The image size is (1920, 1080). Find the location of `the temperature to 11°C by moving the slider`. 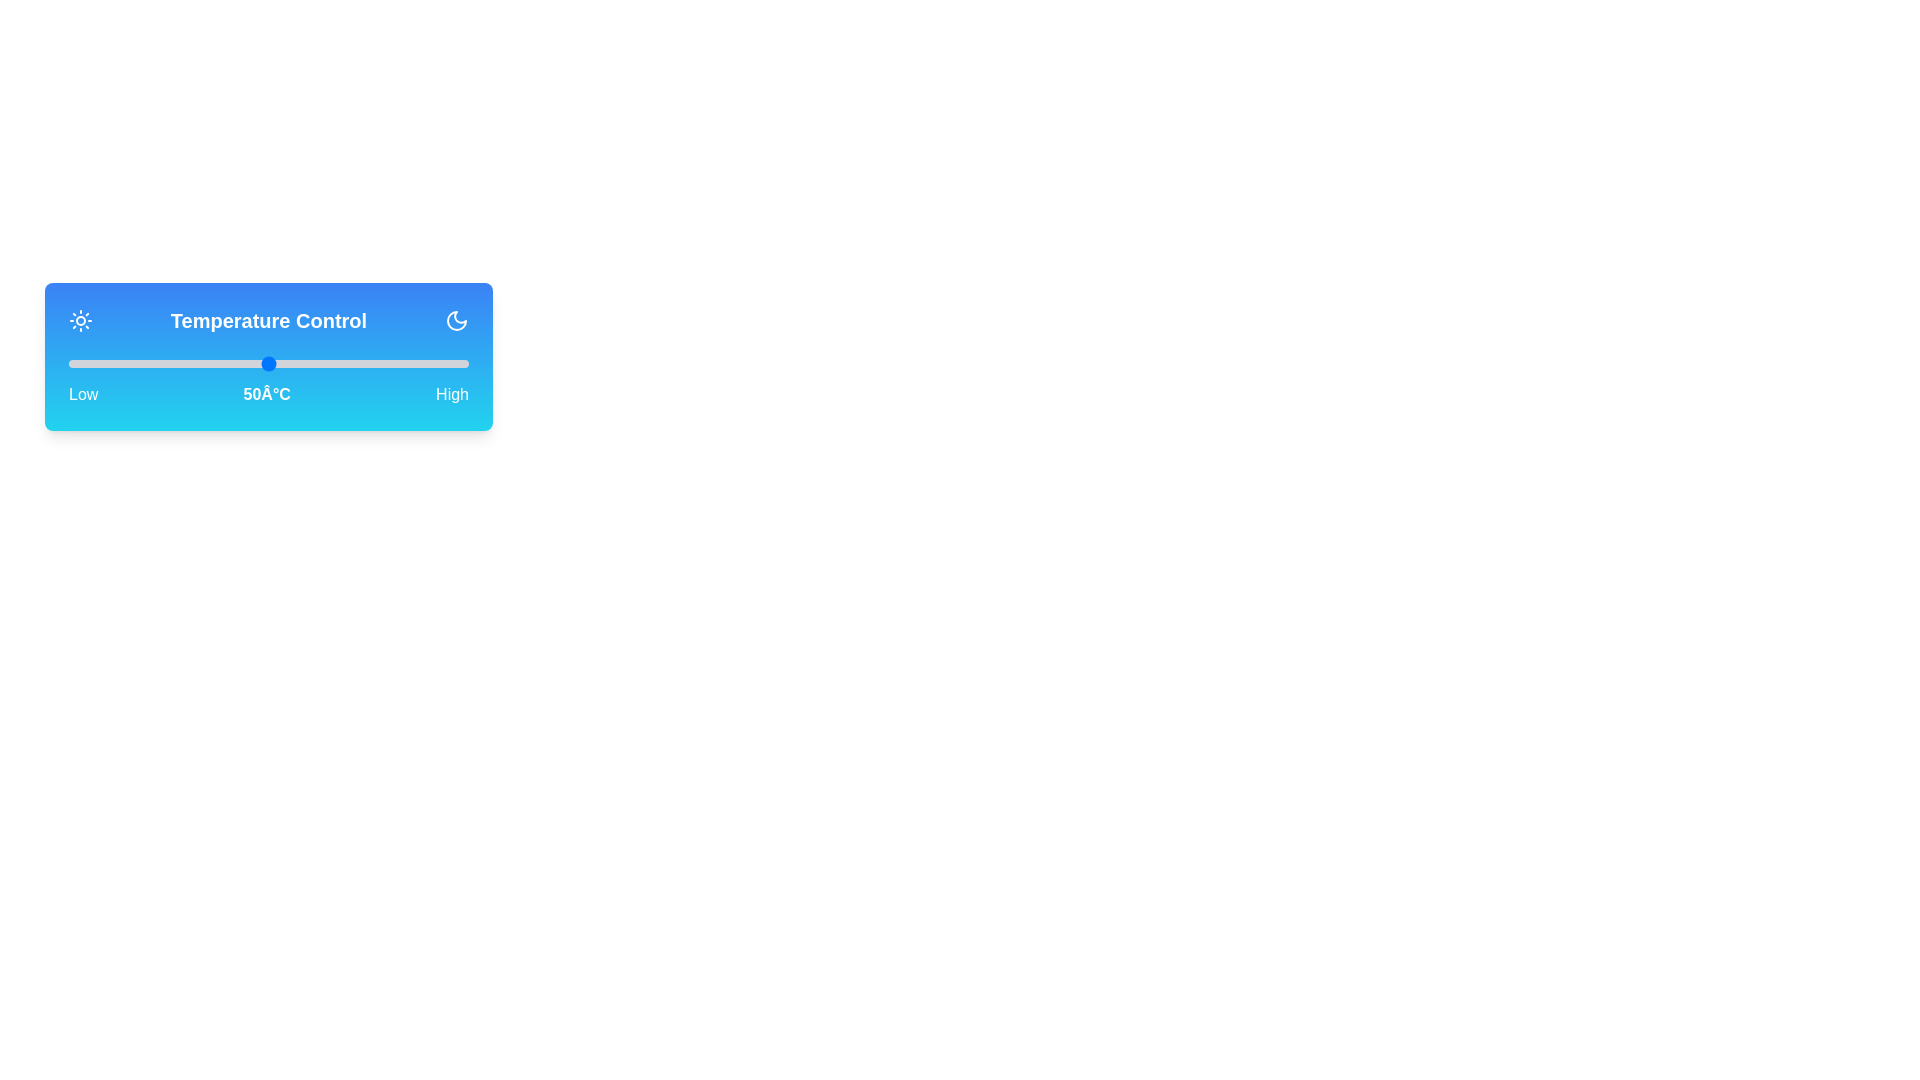

the temperature to 11°C by moving the slider is located at coordinates (112, 363).